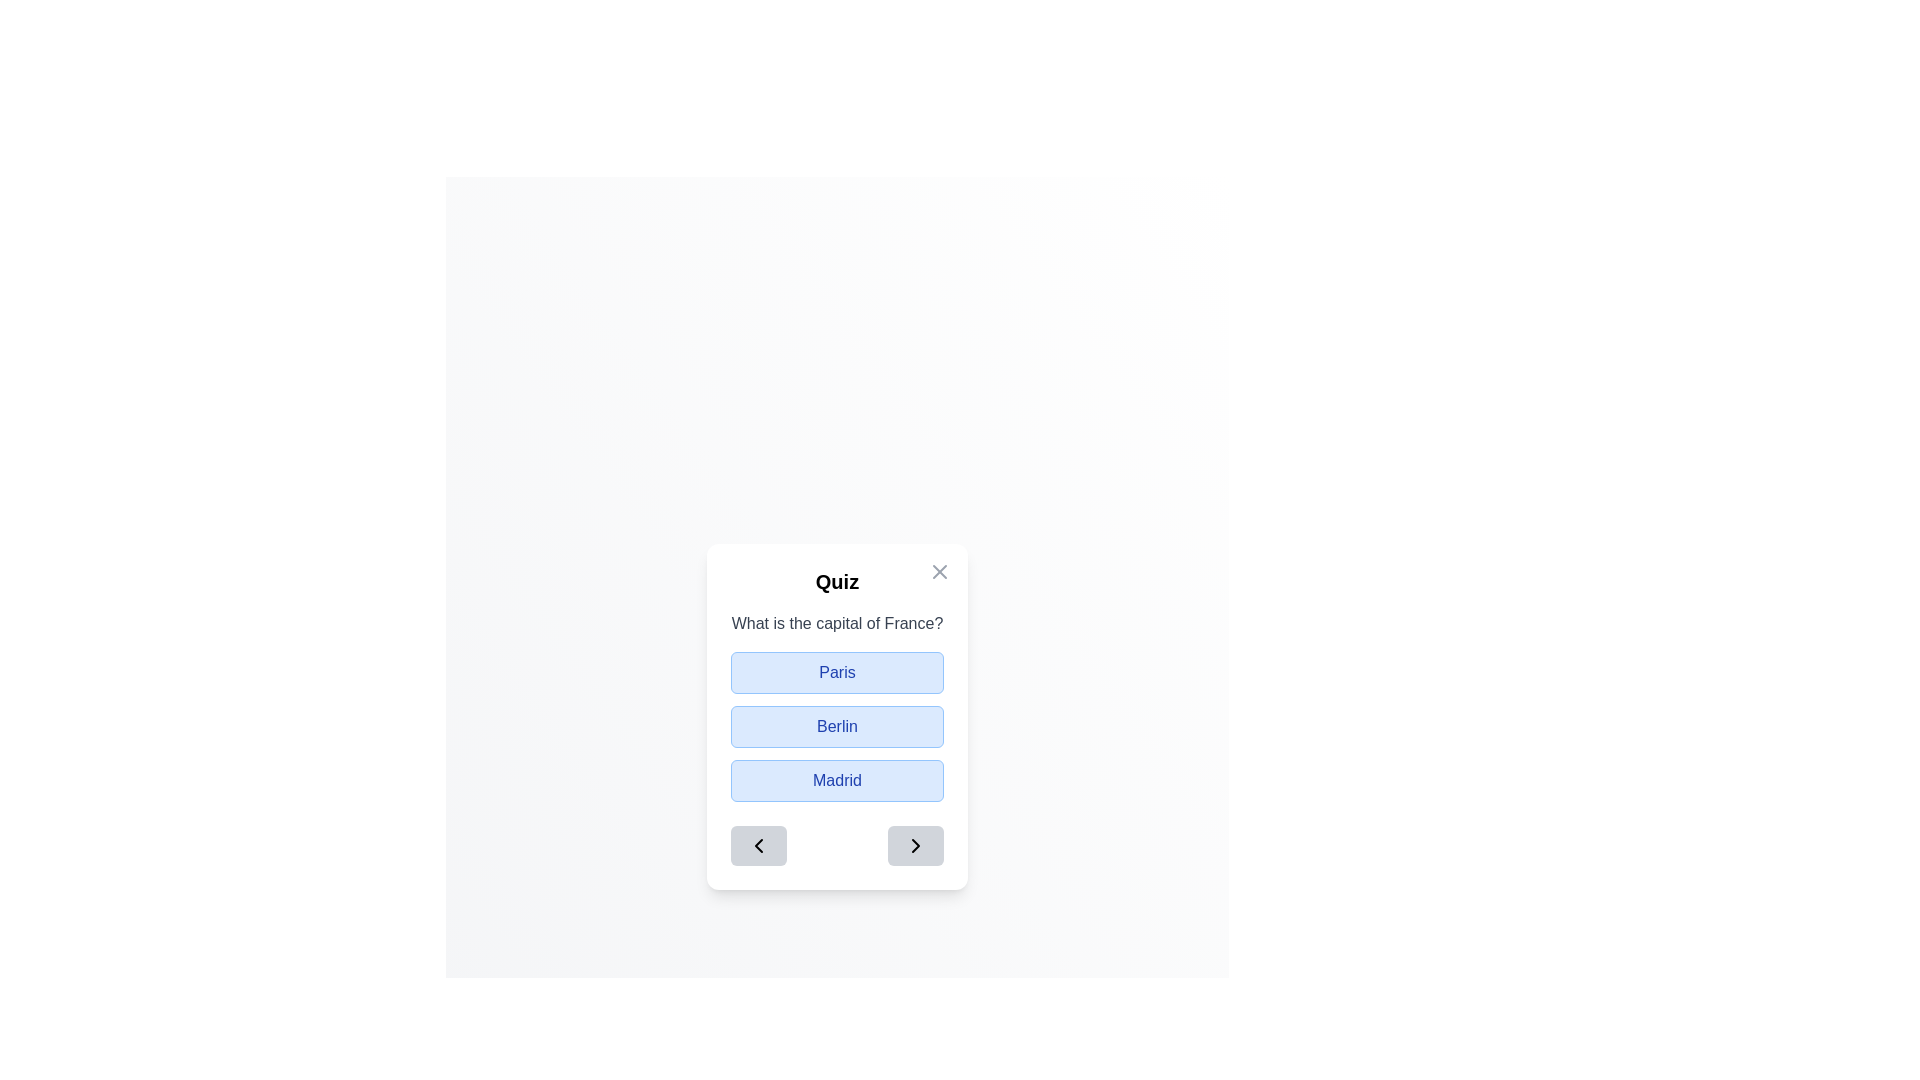  I want to click on the leftward-pointing arrow icon embedded in the button located at the bottom-left section of the quiz dialogue box, so click(757, 845).